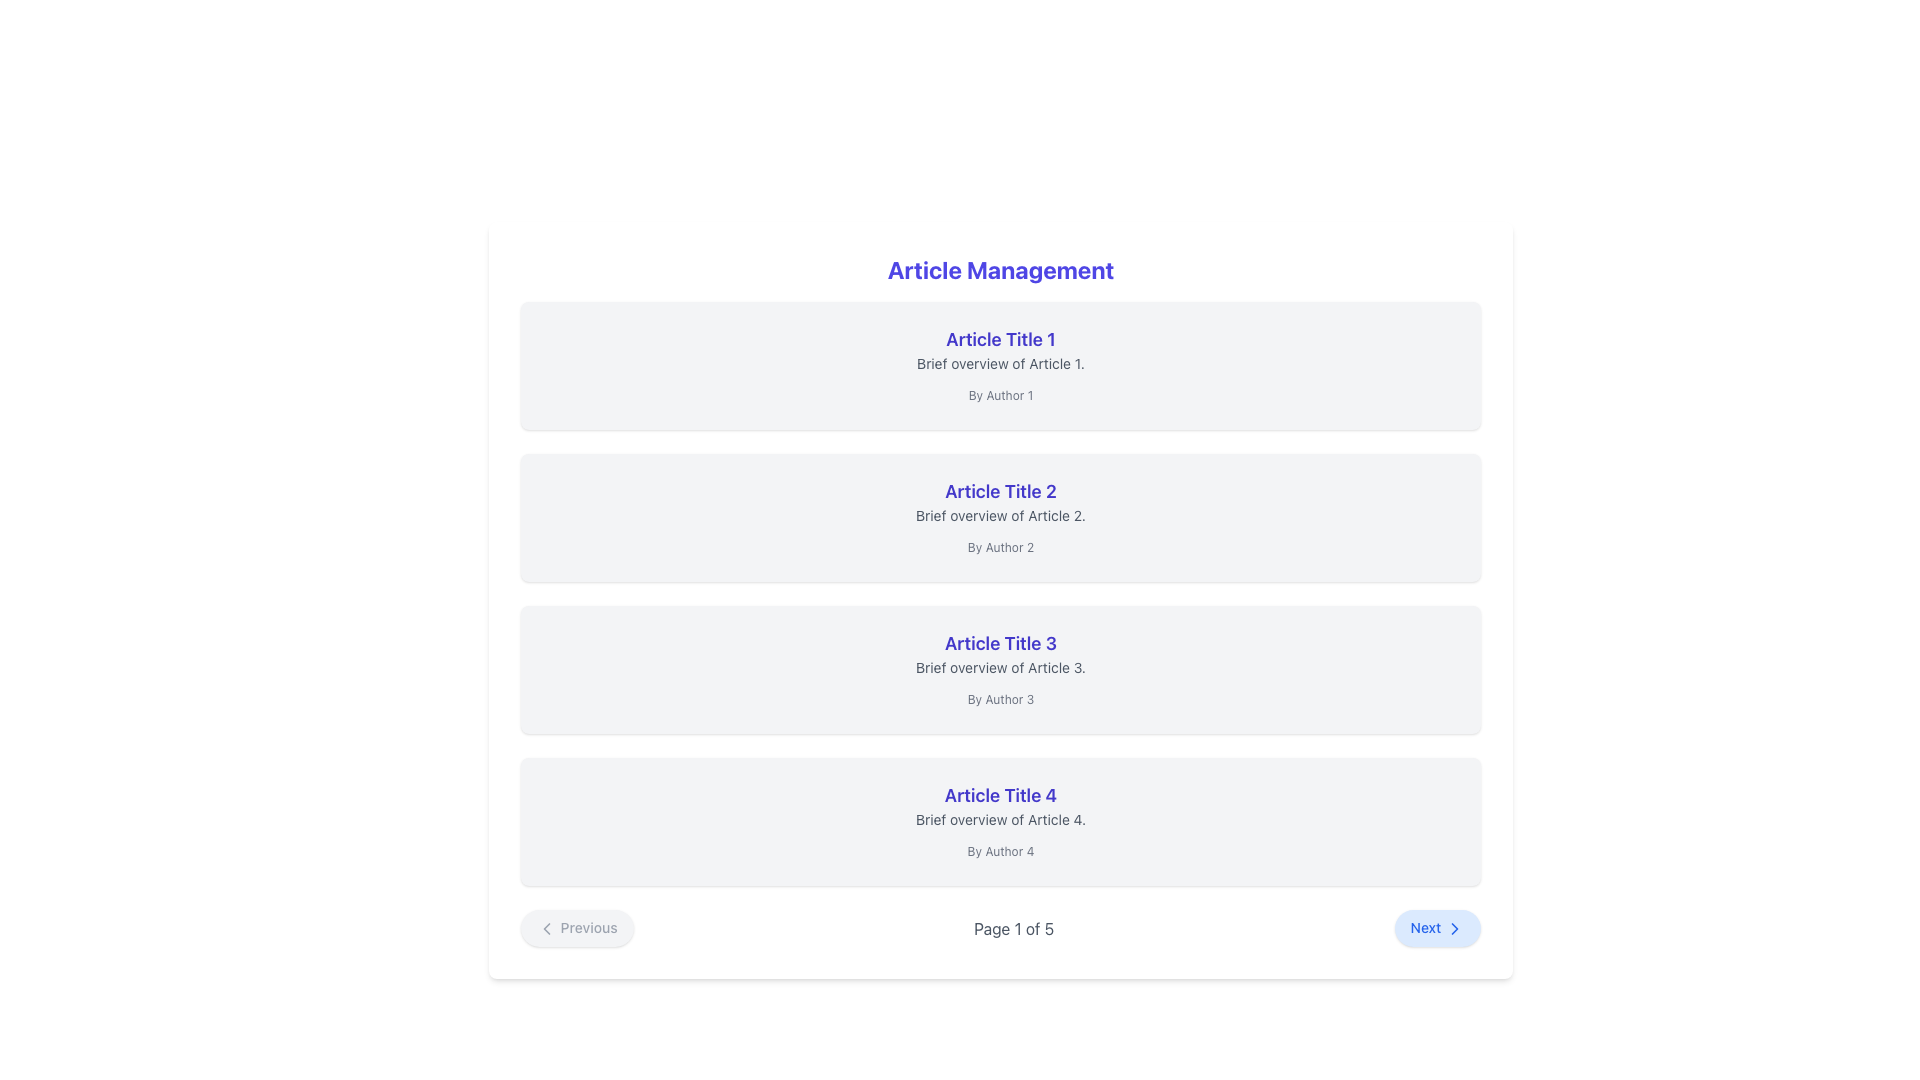  I want to click on the Text Label displaying the current page number and total number of pages, located between the 'Previous' and 'Next' buttons in the navigation bar, so click(1014, 928).